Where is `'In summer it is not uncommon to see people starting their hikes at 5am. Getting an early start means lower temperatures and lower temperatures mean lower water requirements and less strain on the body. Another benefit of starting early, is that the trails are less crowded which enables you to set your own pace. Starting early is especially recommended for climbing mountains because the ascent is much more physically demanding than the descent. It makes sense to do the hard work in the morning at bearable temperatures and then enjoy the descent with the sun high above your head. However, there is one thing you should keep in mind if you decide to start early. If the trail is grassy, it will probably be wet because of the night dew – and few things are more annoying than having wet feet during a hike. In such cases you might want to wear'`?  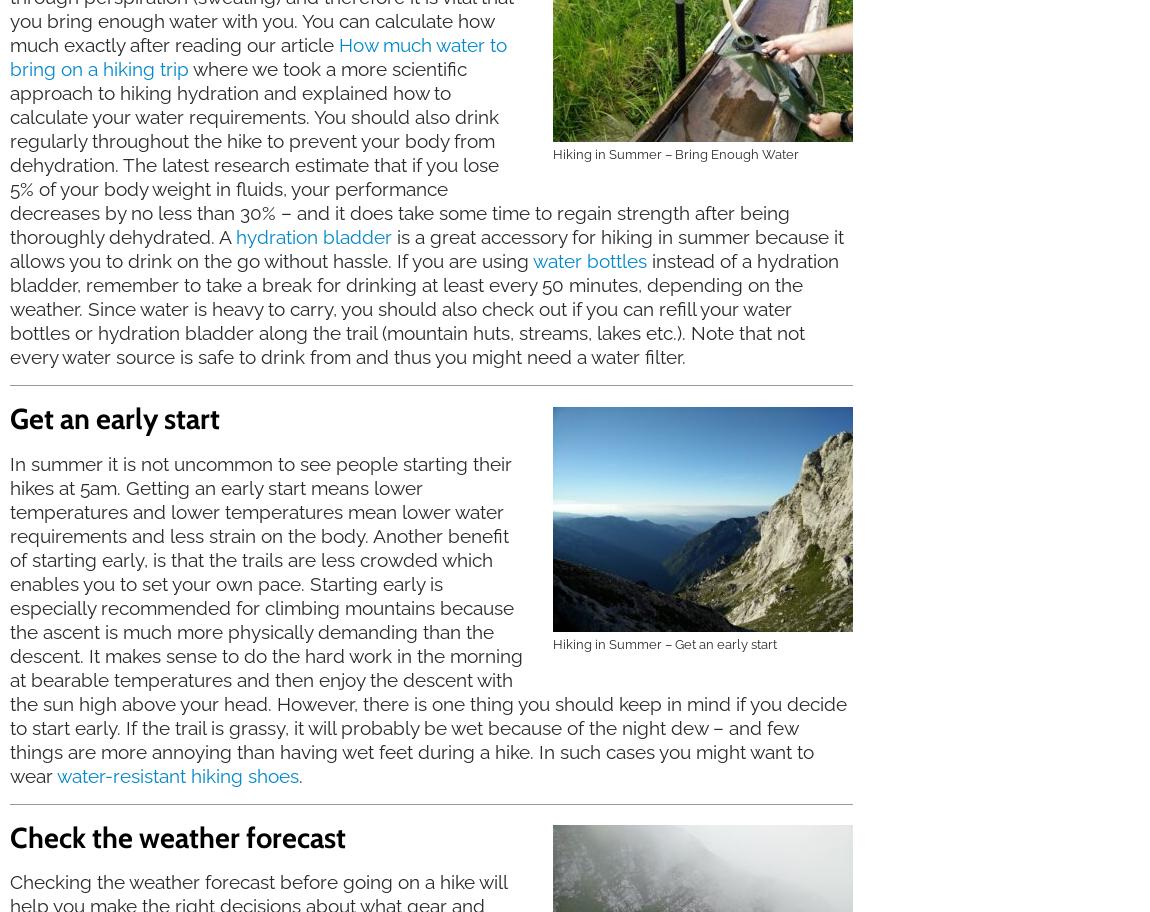 'In summer it is not uncommon to see people starting their hikes at 5am. Getting an early start means lower temperatures and lower temperatures mean lower water requirements and less strain on the body. Another benefit of starting early, is that the trails are less crowded which enables you to set your own pace. Starting early is especially recommended for climbing mountains because the ascent is much more physically demanding than the descent. It makes sense to do the hard work in the morning at bearable temperatures and then enjoy the descent with the sun high above your head. However, there is one thing you should keep in mind if you decide to start early. If the trail is grassy, it will probably be wet because of the night dew – and few things are more annoying than having wet feet during a hike. In such cases you might want to wear' is located at coordinates (428, 618).